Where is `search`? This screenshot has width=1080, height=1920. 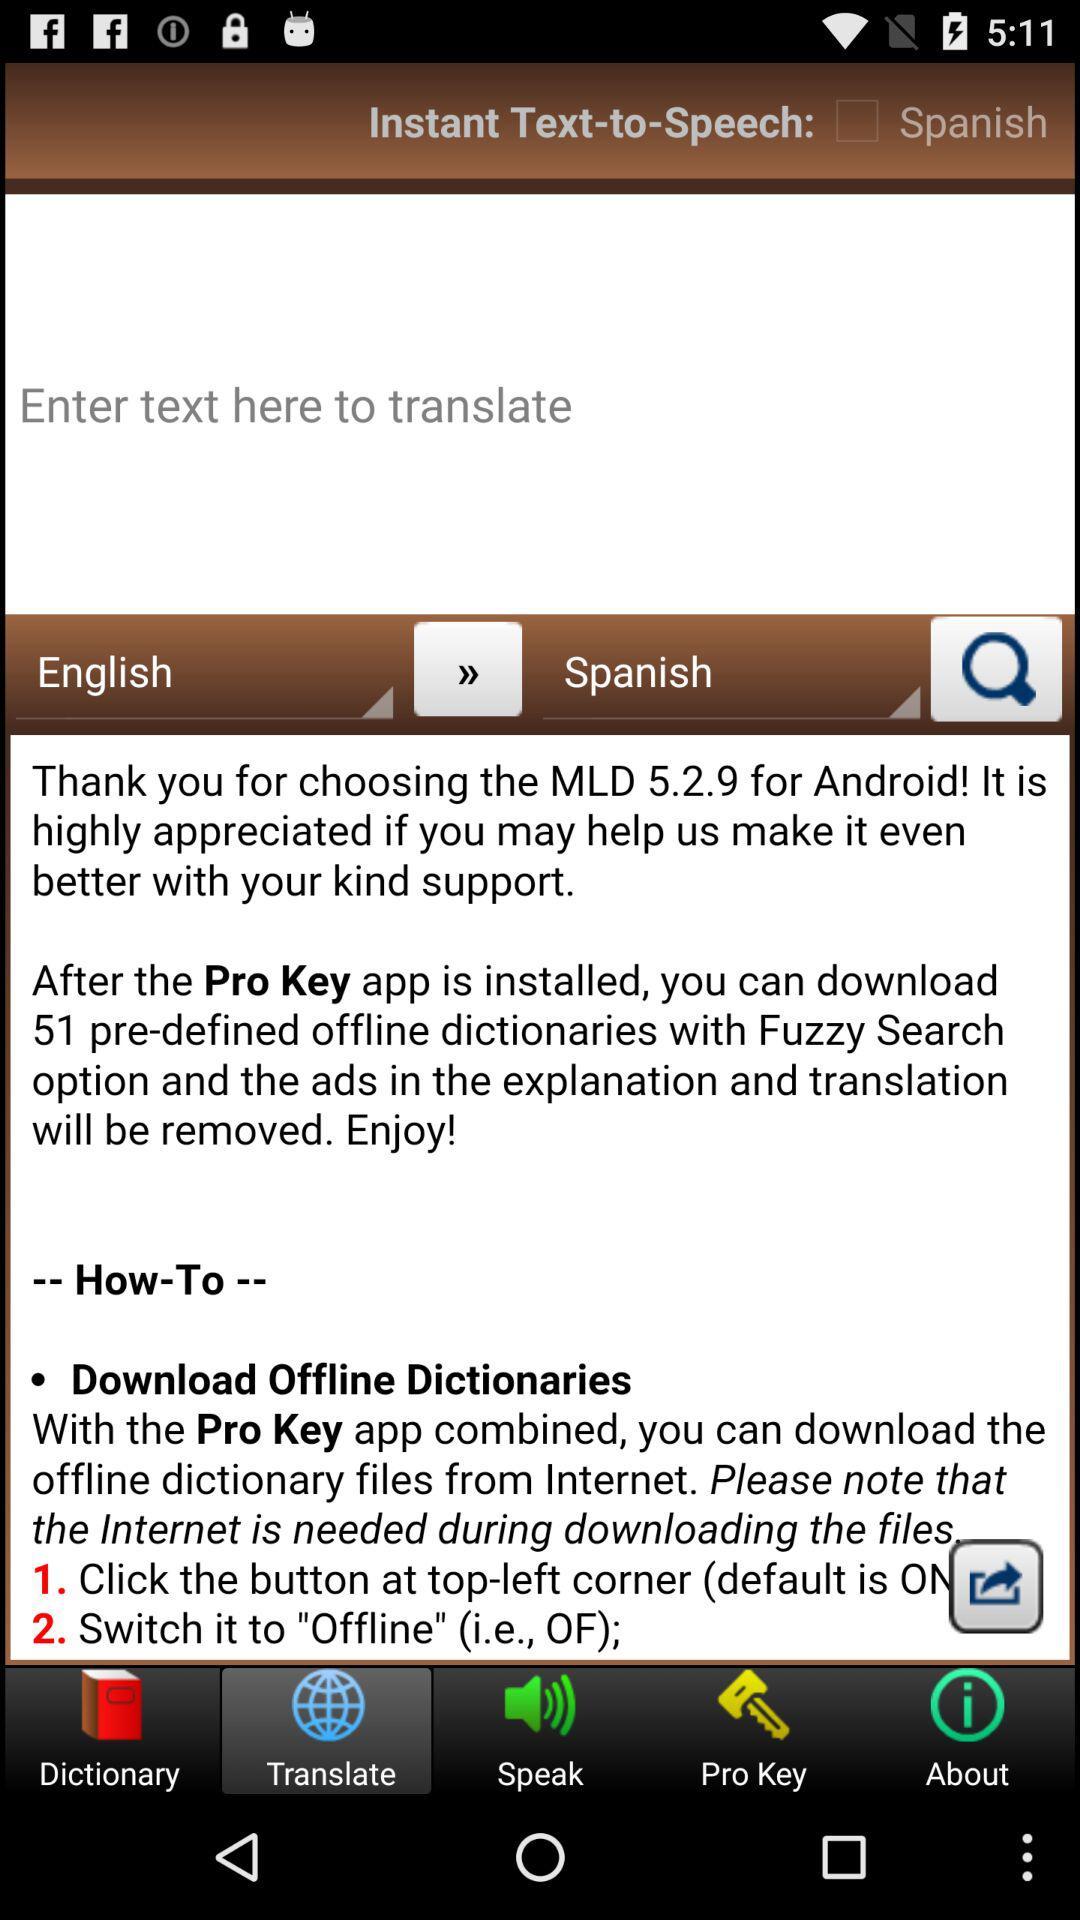
search is located at coordinates (996, 668).